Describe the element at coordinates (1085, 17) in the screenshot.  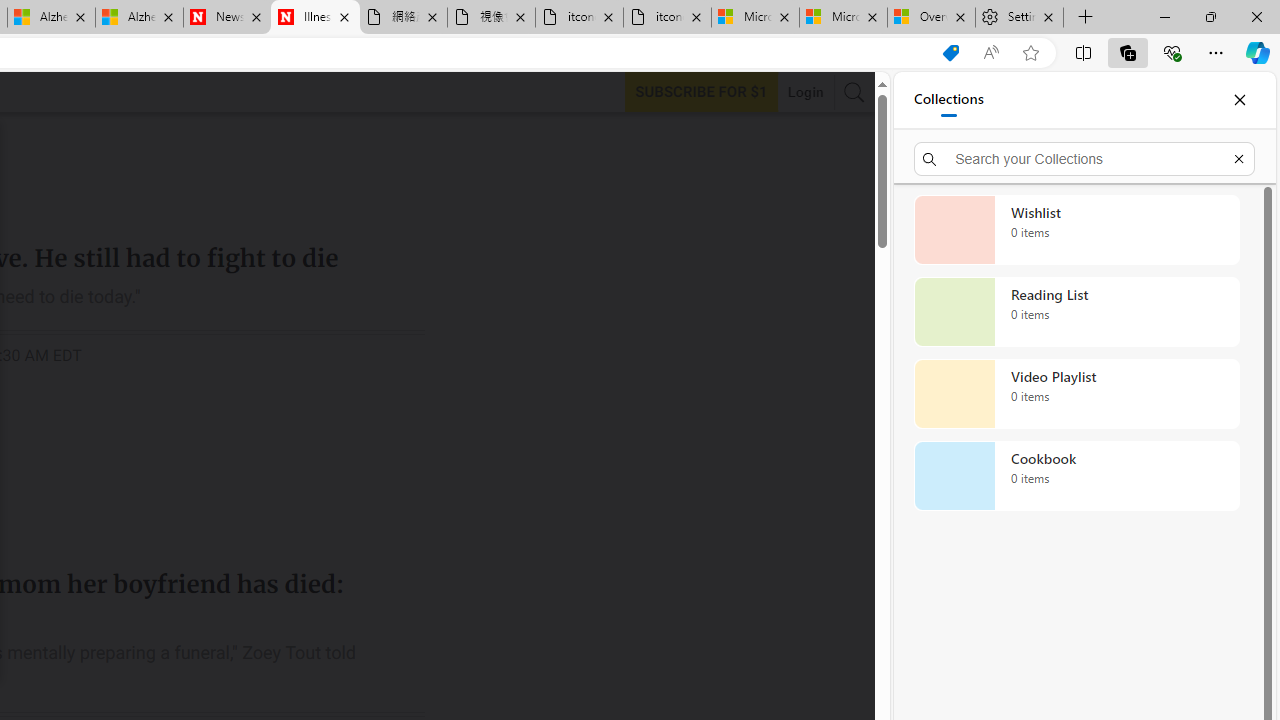
I see `'New Tab'` at that location.